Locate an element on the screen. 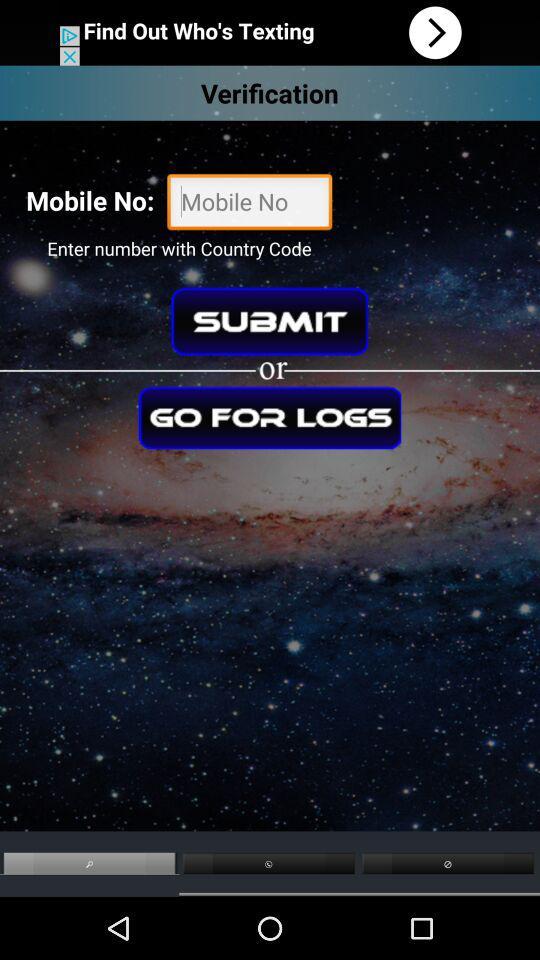  submit button is located at coordinates (269, 321).